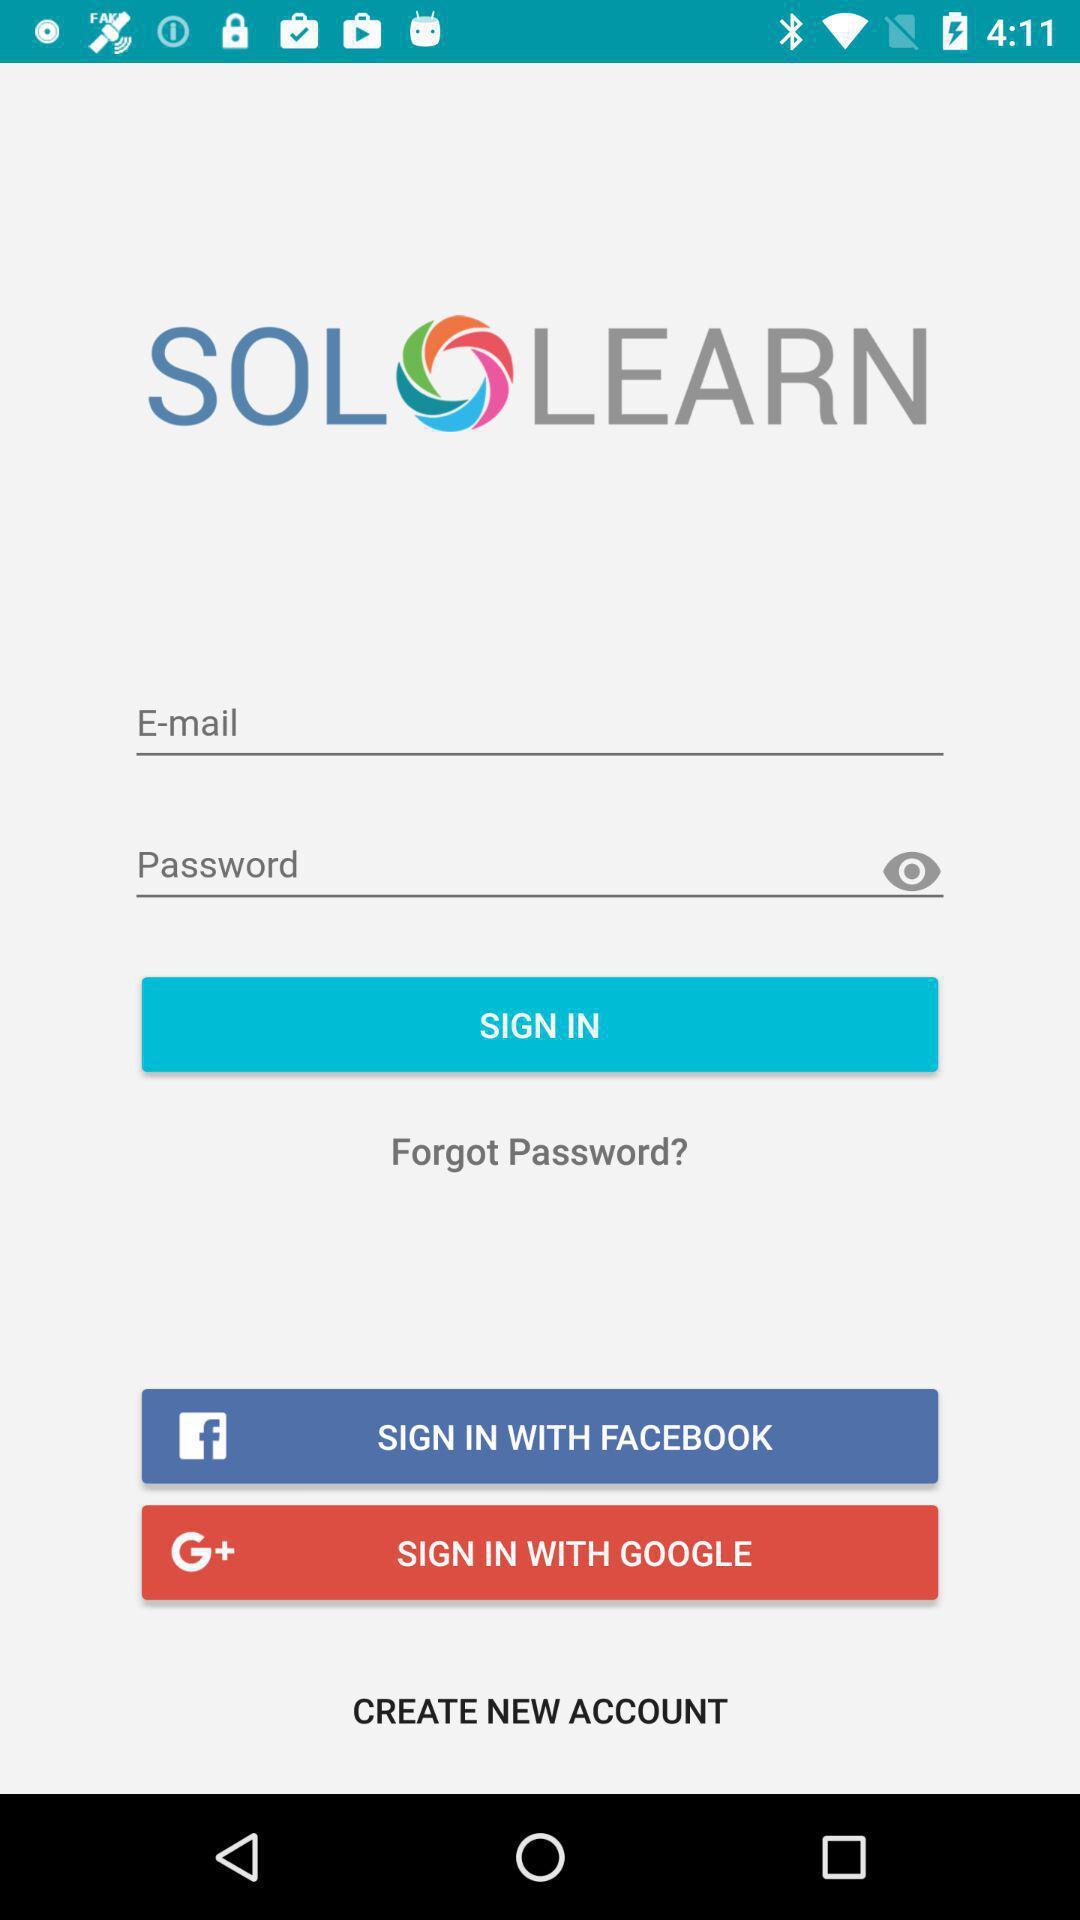  Describe the element at coordinates (540, 1708) in the screenshot. I see `item below the sign in with item` at that location.